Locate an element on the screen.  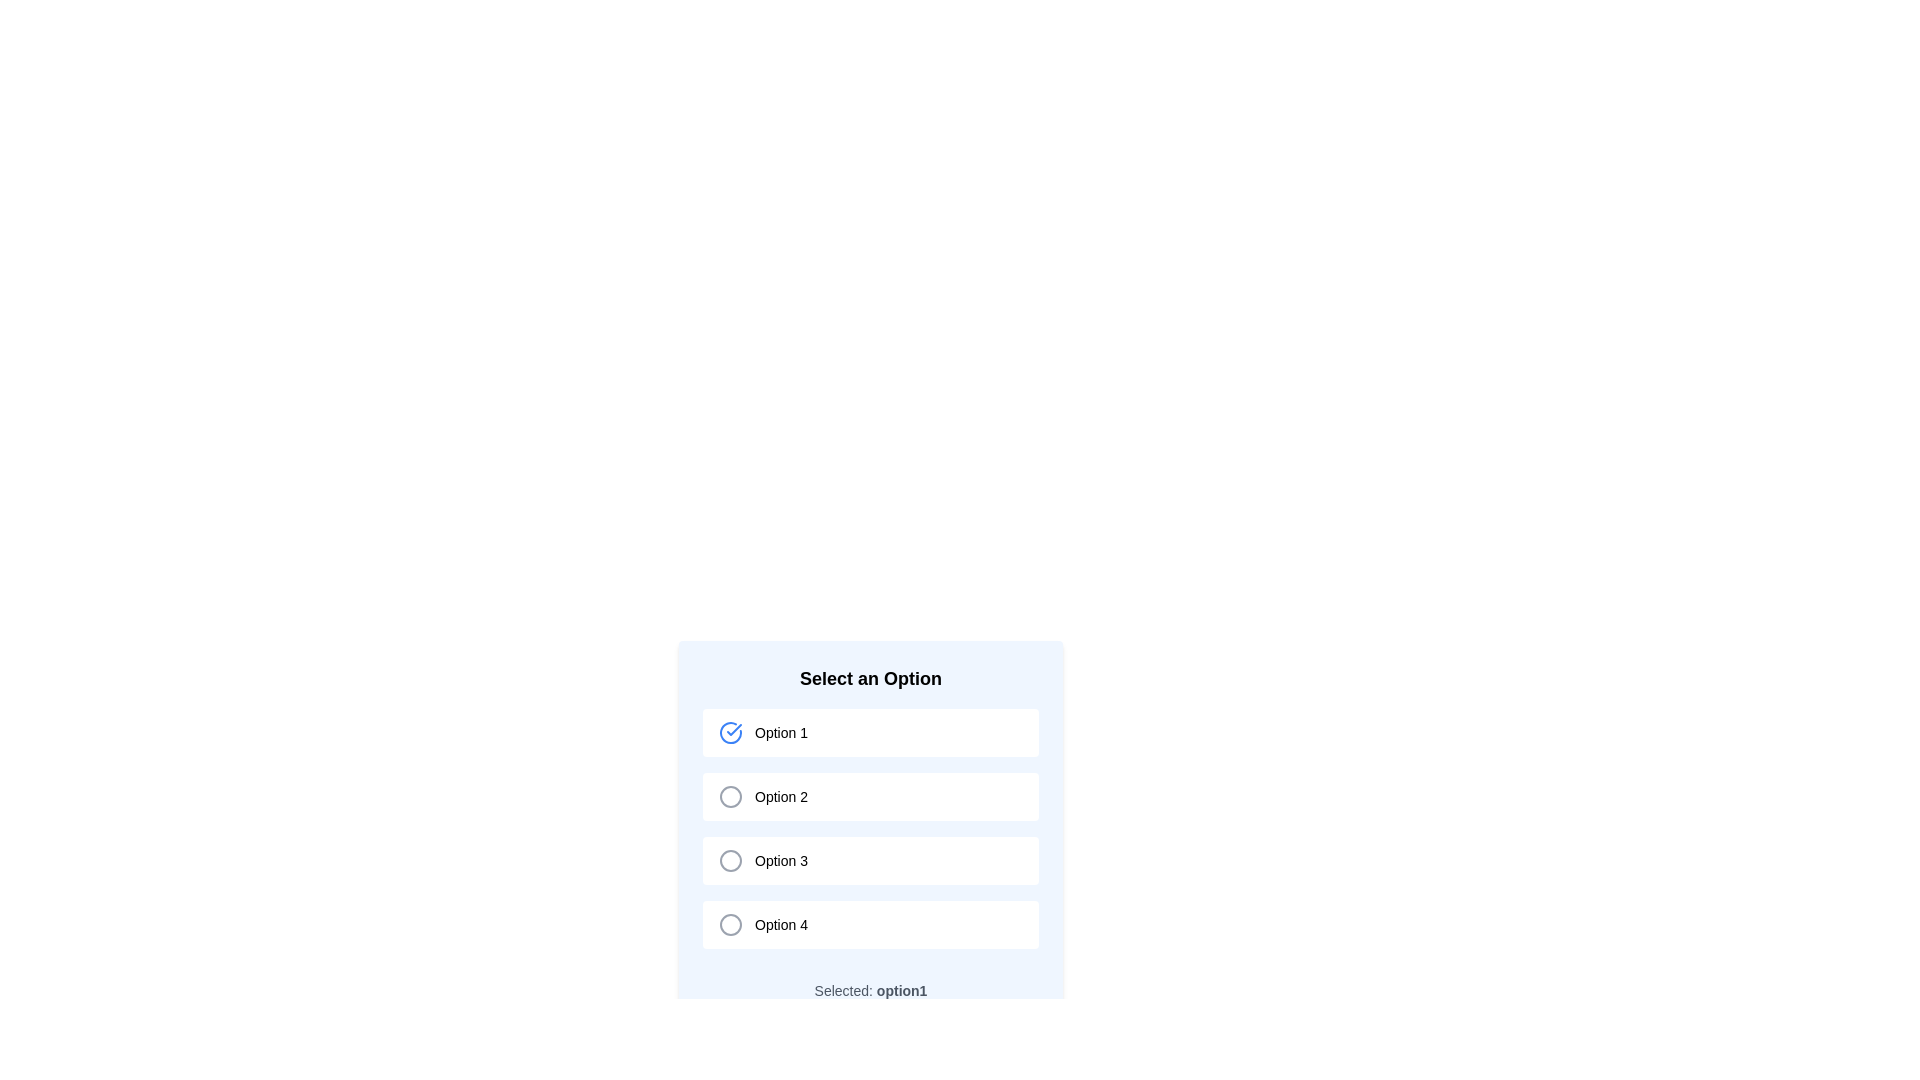
the circular UI component that is part of the 'Option 4' radio button, which has a gray outline and no background is located at coordinates (729, 925).